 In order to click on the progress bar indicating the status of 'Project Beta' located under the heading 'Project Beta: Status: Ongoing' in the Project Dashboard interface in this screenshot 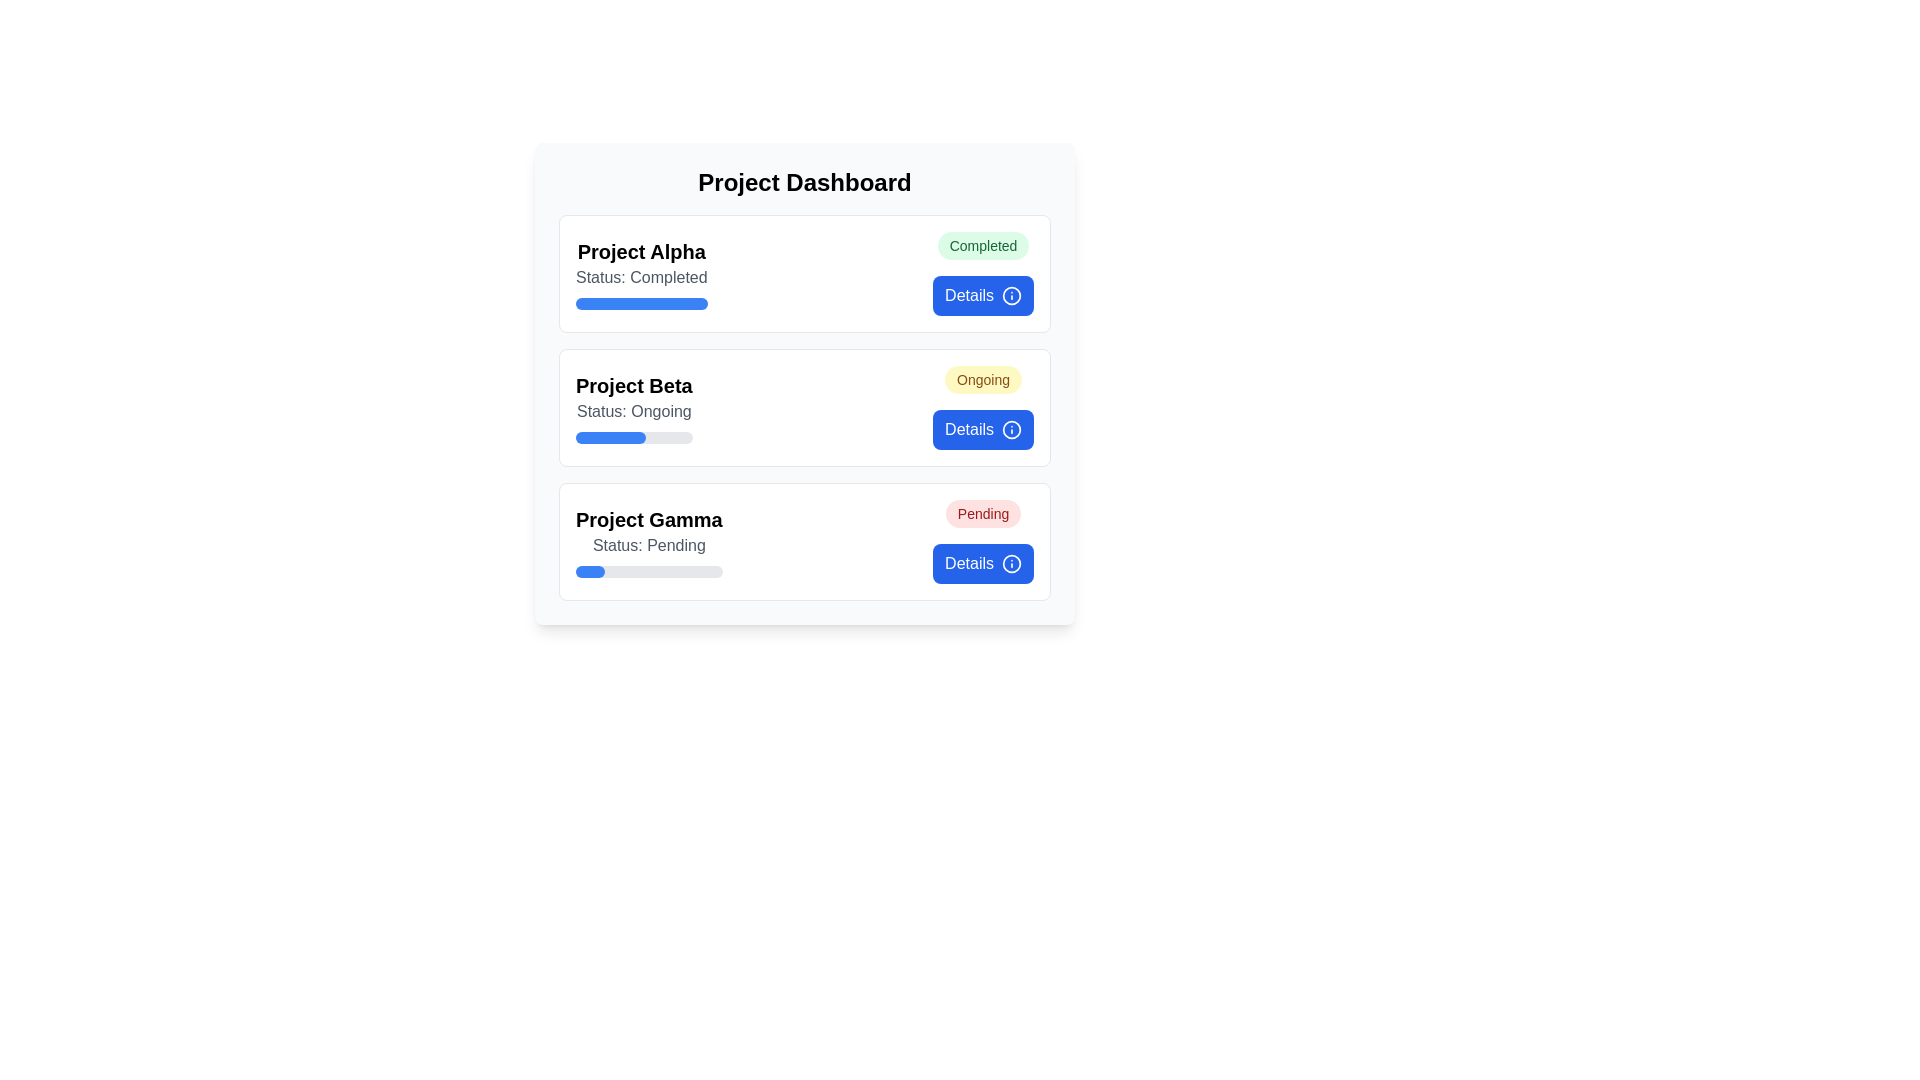, I will do `click(609, 437)`.